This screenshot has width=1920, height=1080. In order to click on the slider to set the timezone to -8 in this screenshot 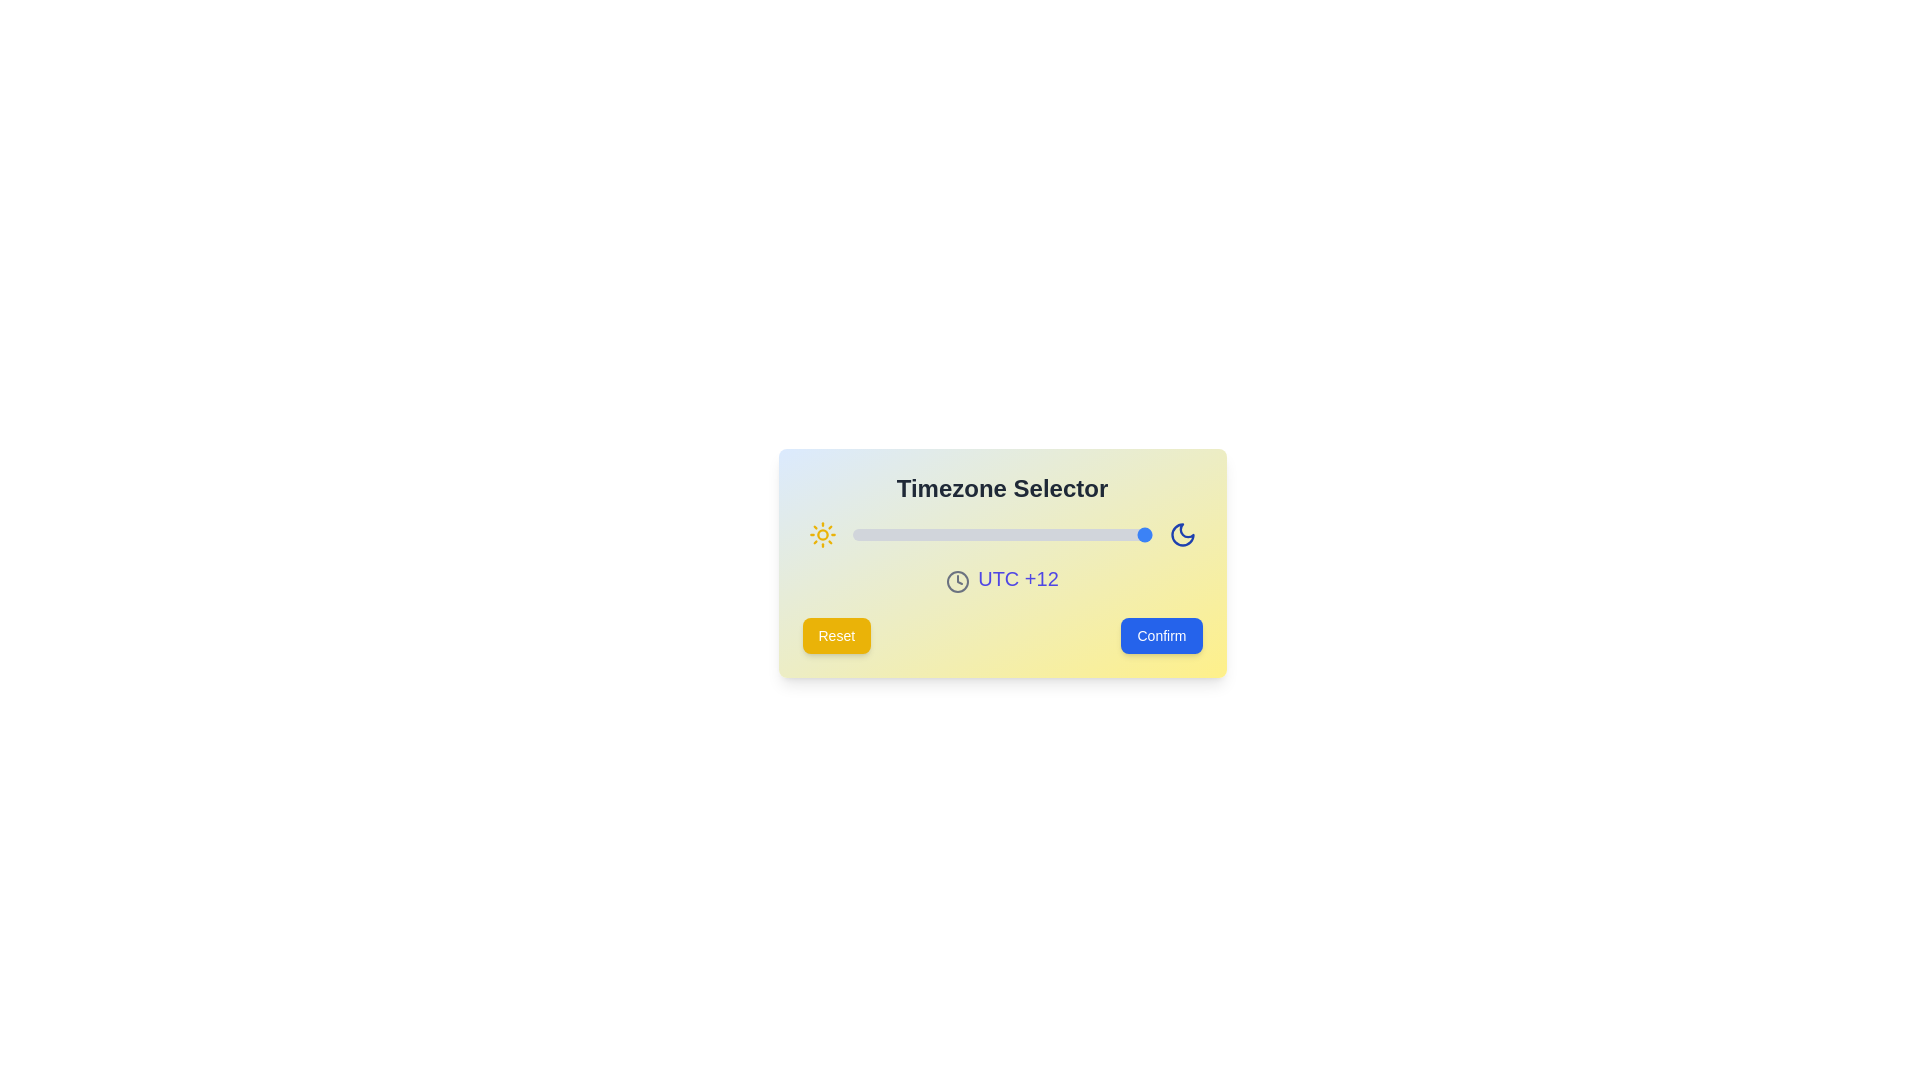, I will do `click(901, 534)`.